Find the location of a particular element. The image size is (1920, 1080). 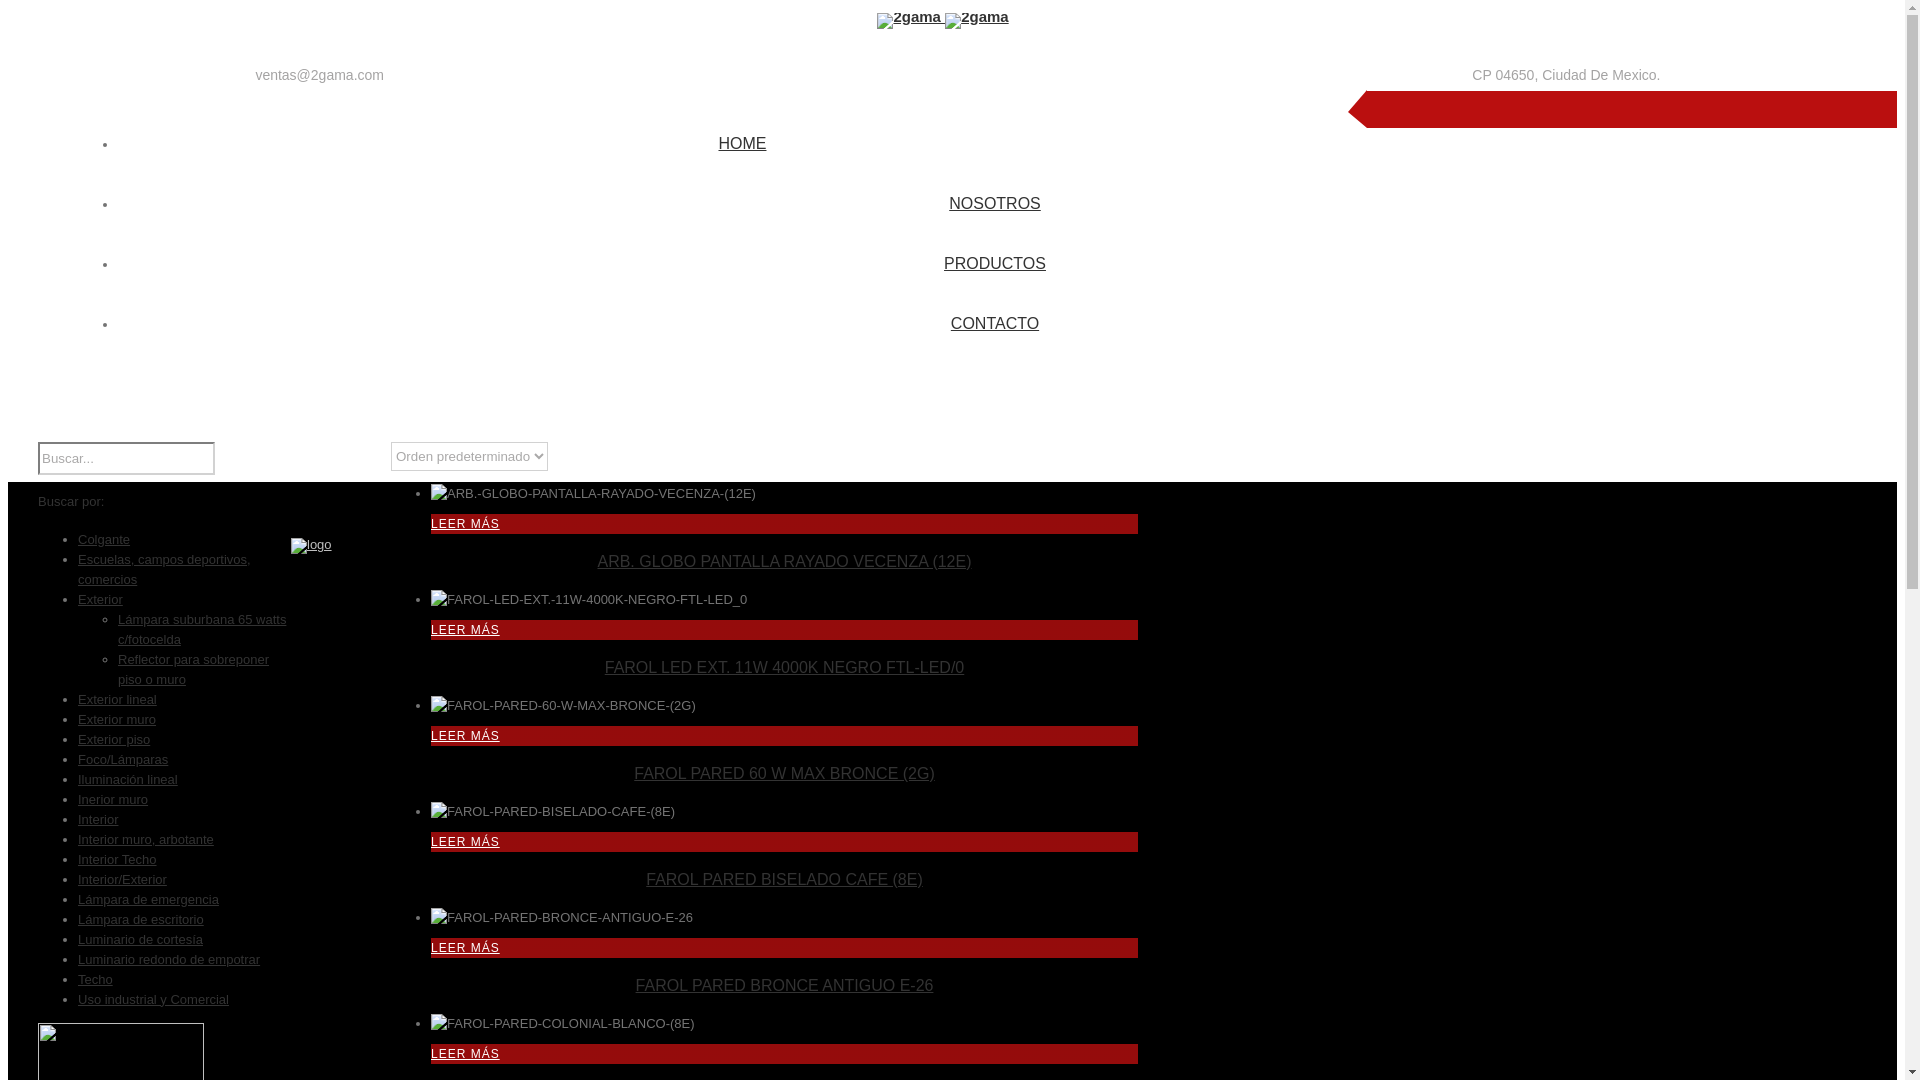

'Colgante' is located at coordinates (103, 538).